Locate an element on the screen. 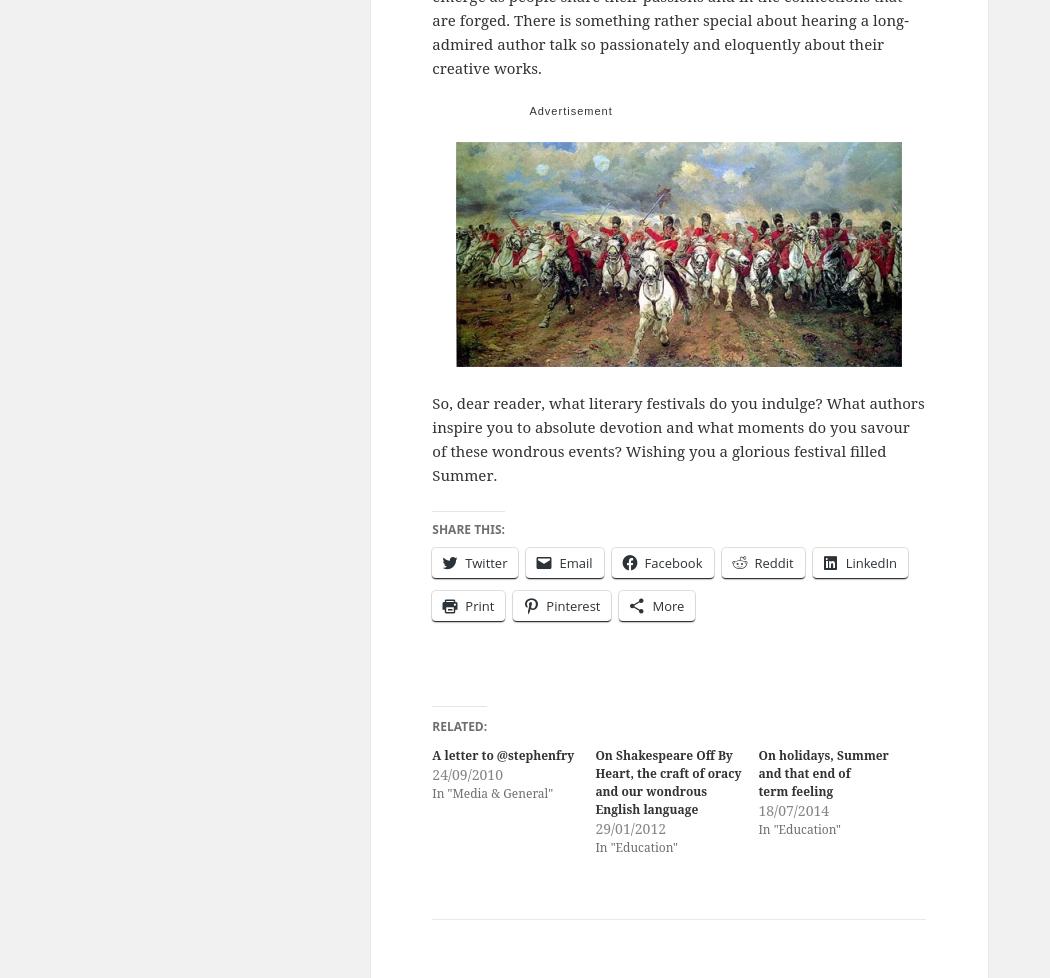 Image resolution: width=1050 pixels, height=978 pixels. 'Related' is located at coordinates (430, 725).